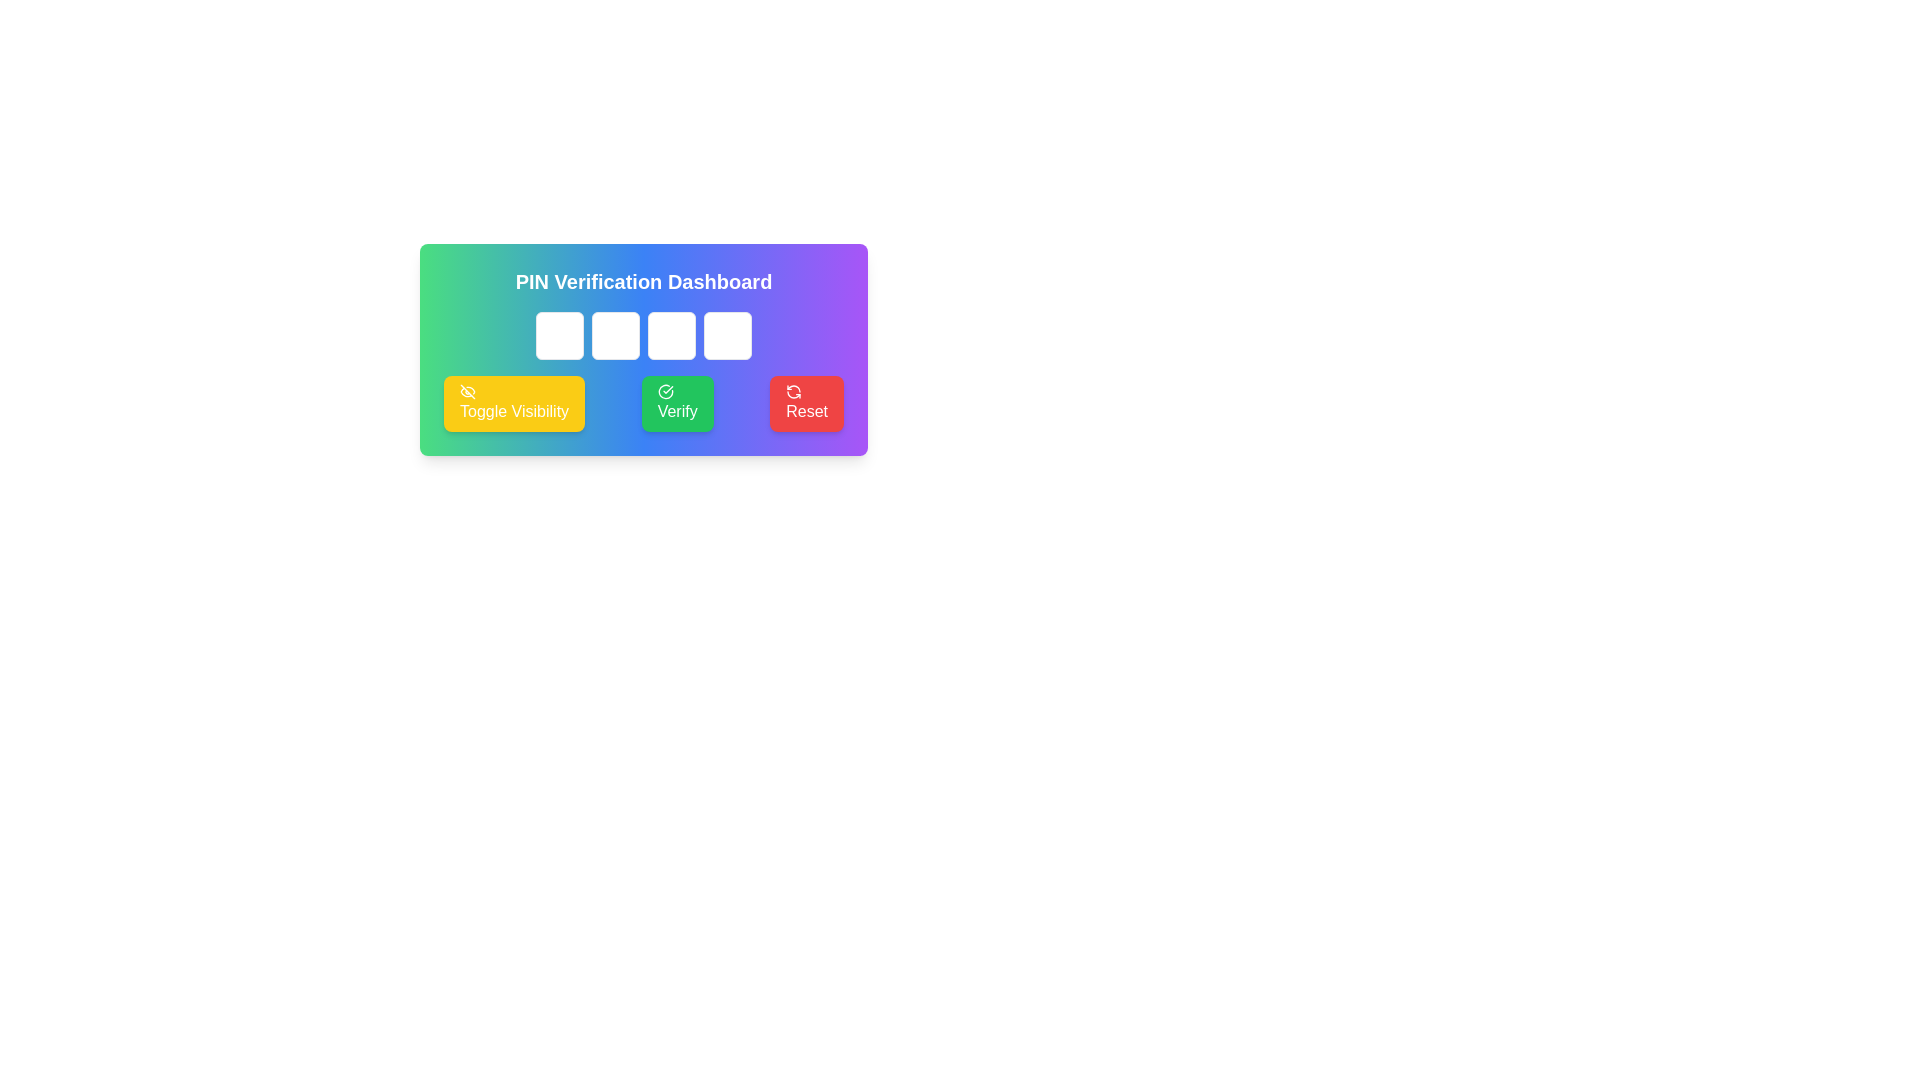  Describe the element at coordinates (807, 404) in the screenshot. I see `the bright red 'Reset' button with a circular arrow icon above the text to reset the PIN fields` at that location.